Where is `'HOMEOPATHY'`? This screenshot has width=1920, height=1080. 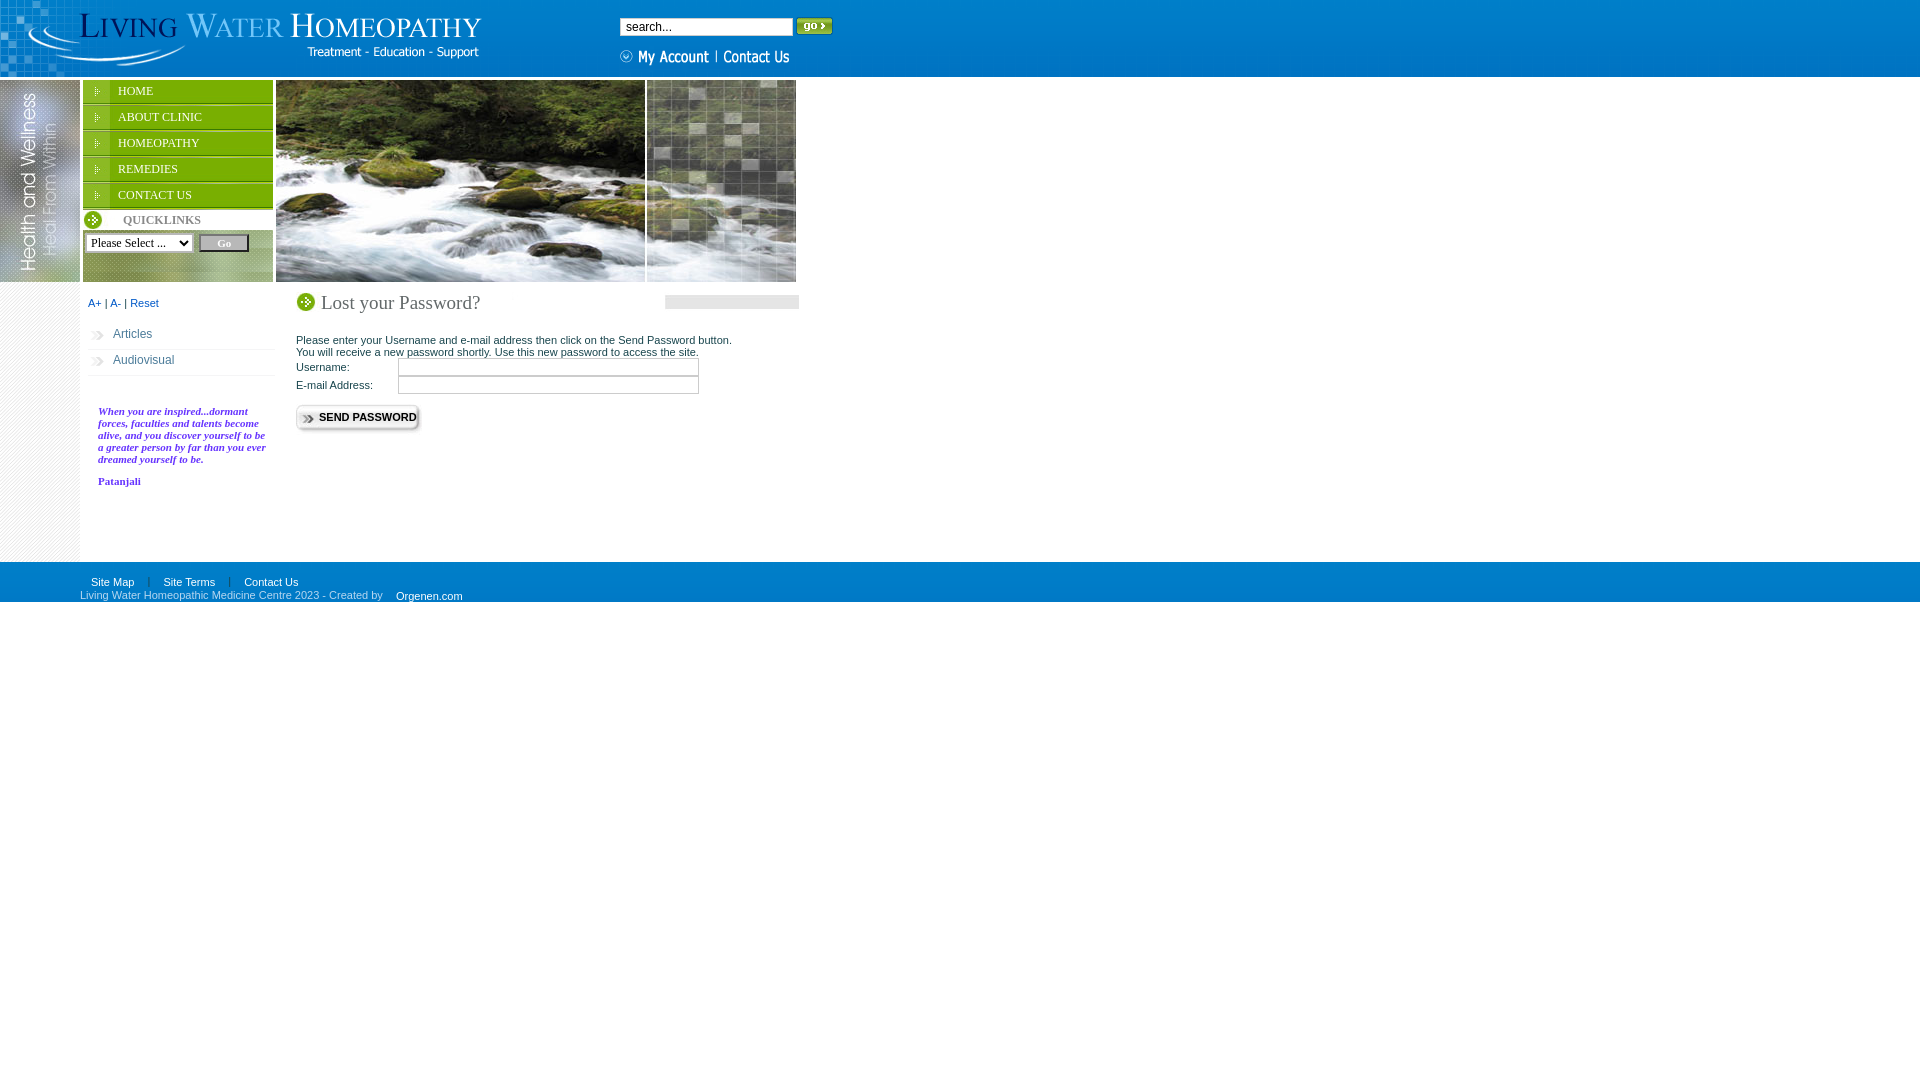 'HOMEOPATHY' is located at coordinates (177, 144).